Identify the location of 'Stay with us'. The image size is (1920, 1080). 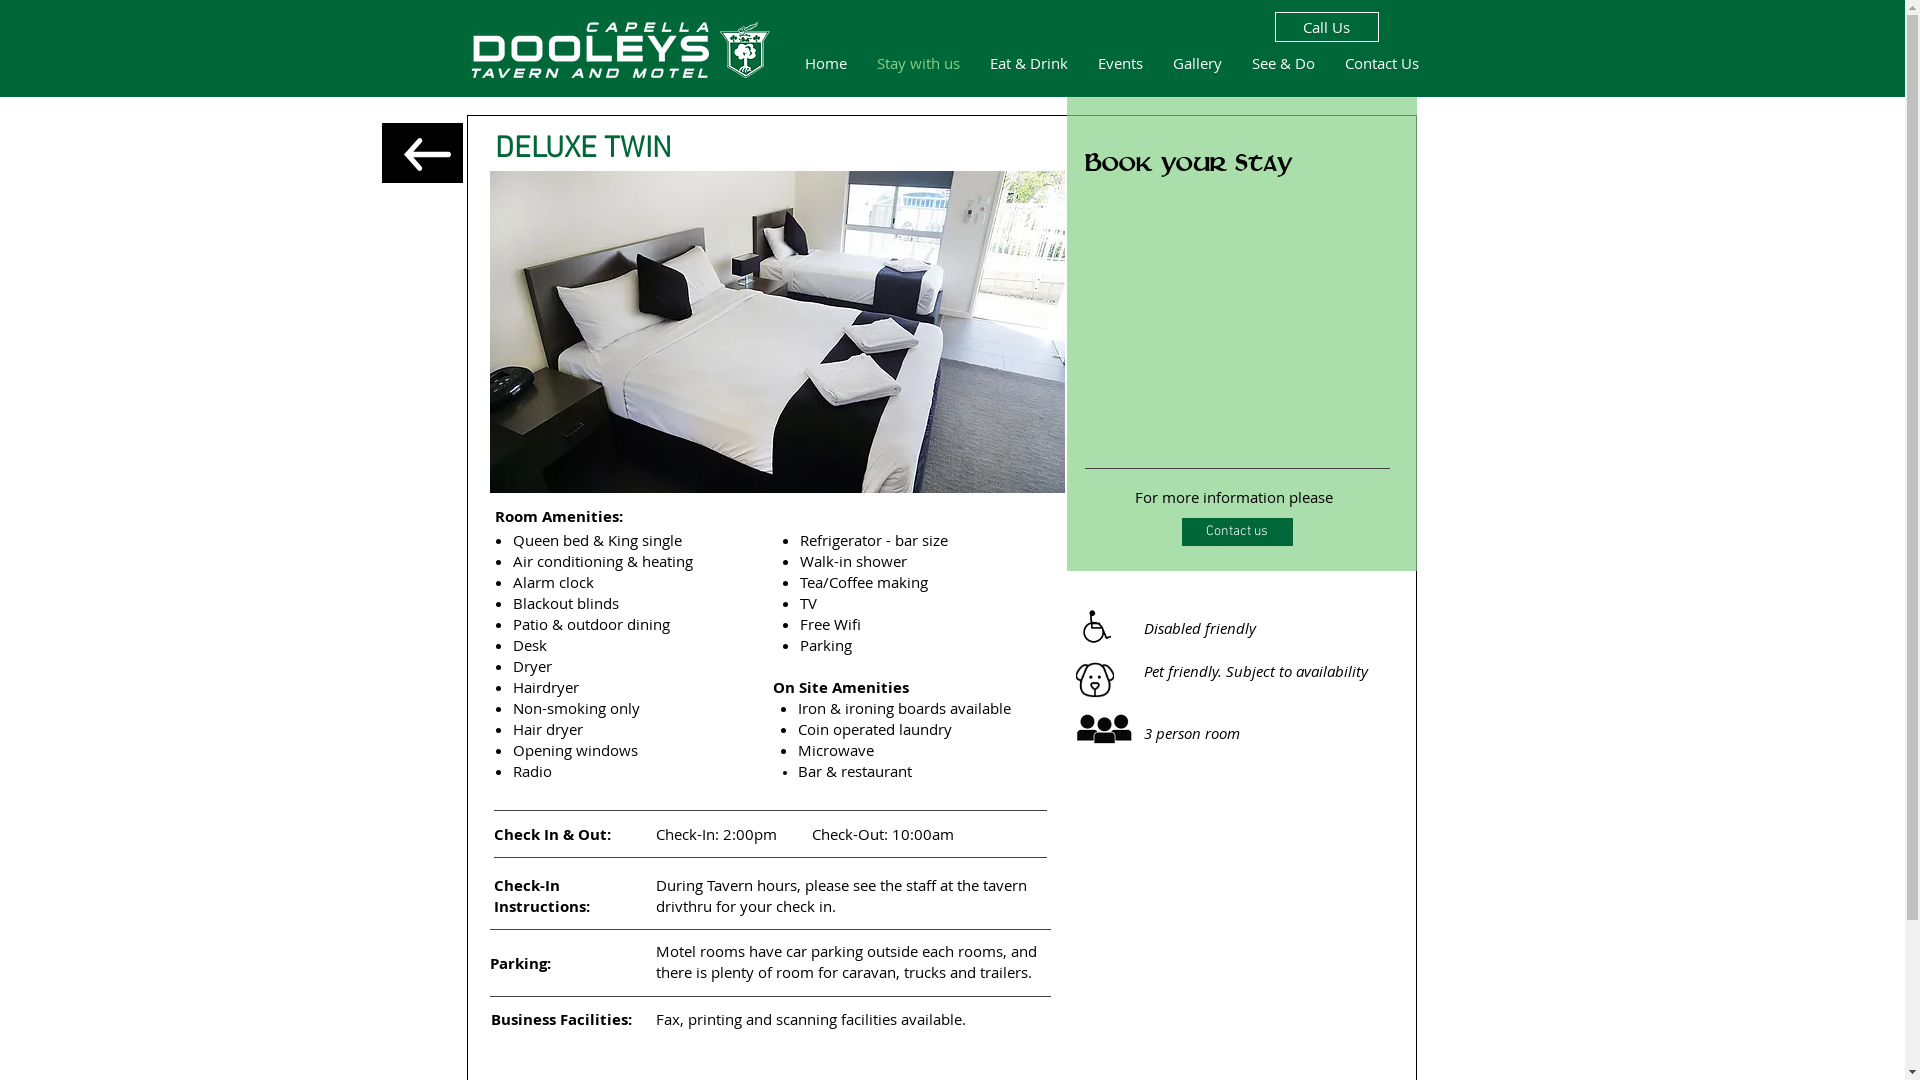
(917, 61).